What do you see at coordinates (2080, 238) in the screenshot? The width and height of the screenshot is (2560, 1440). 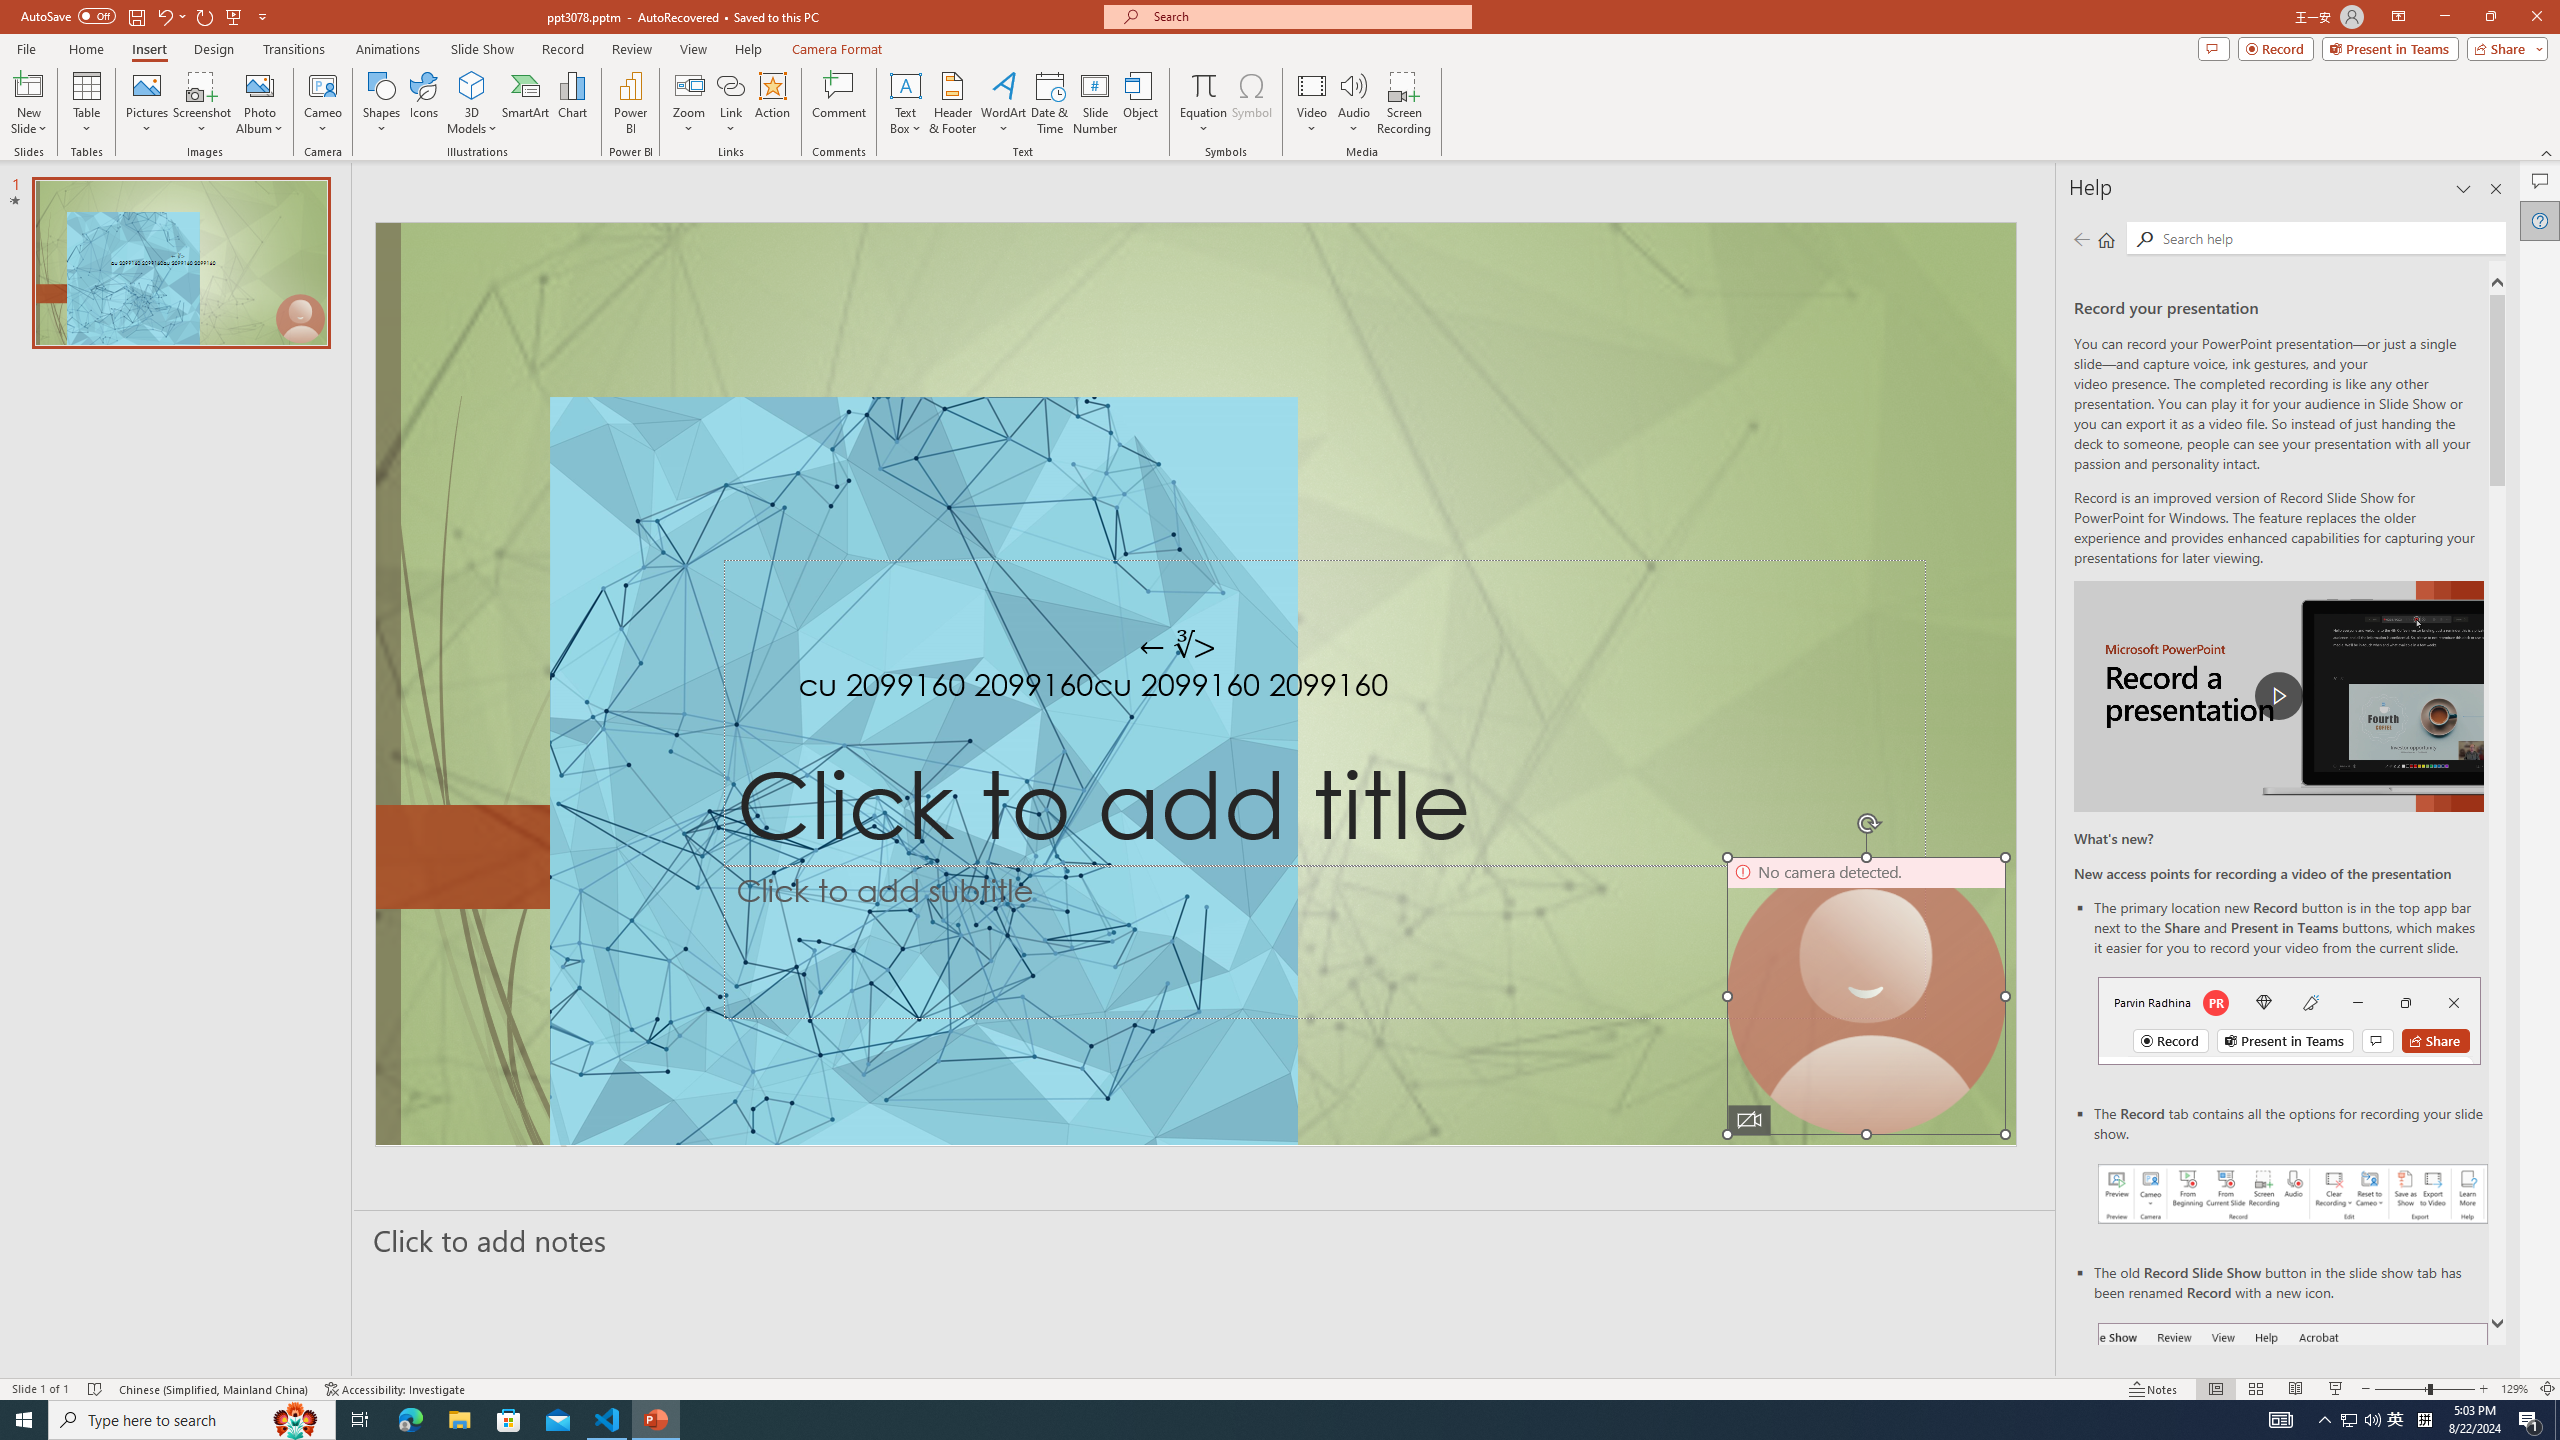 I see `'Previous page'` at bounding box center [2080, 238].